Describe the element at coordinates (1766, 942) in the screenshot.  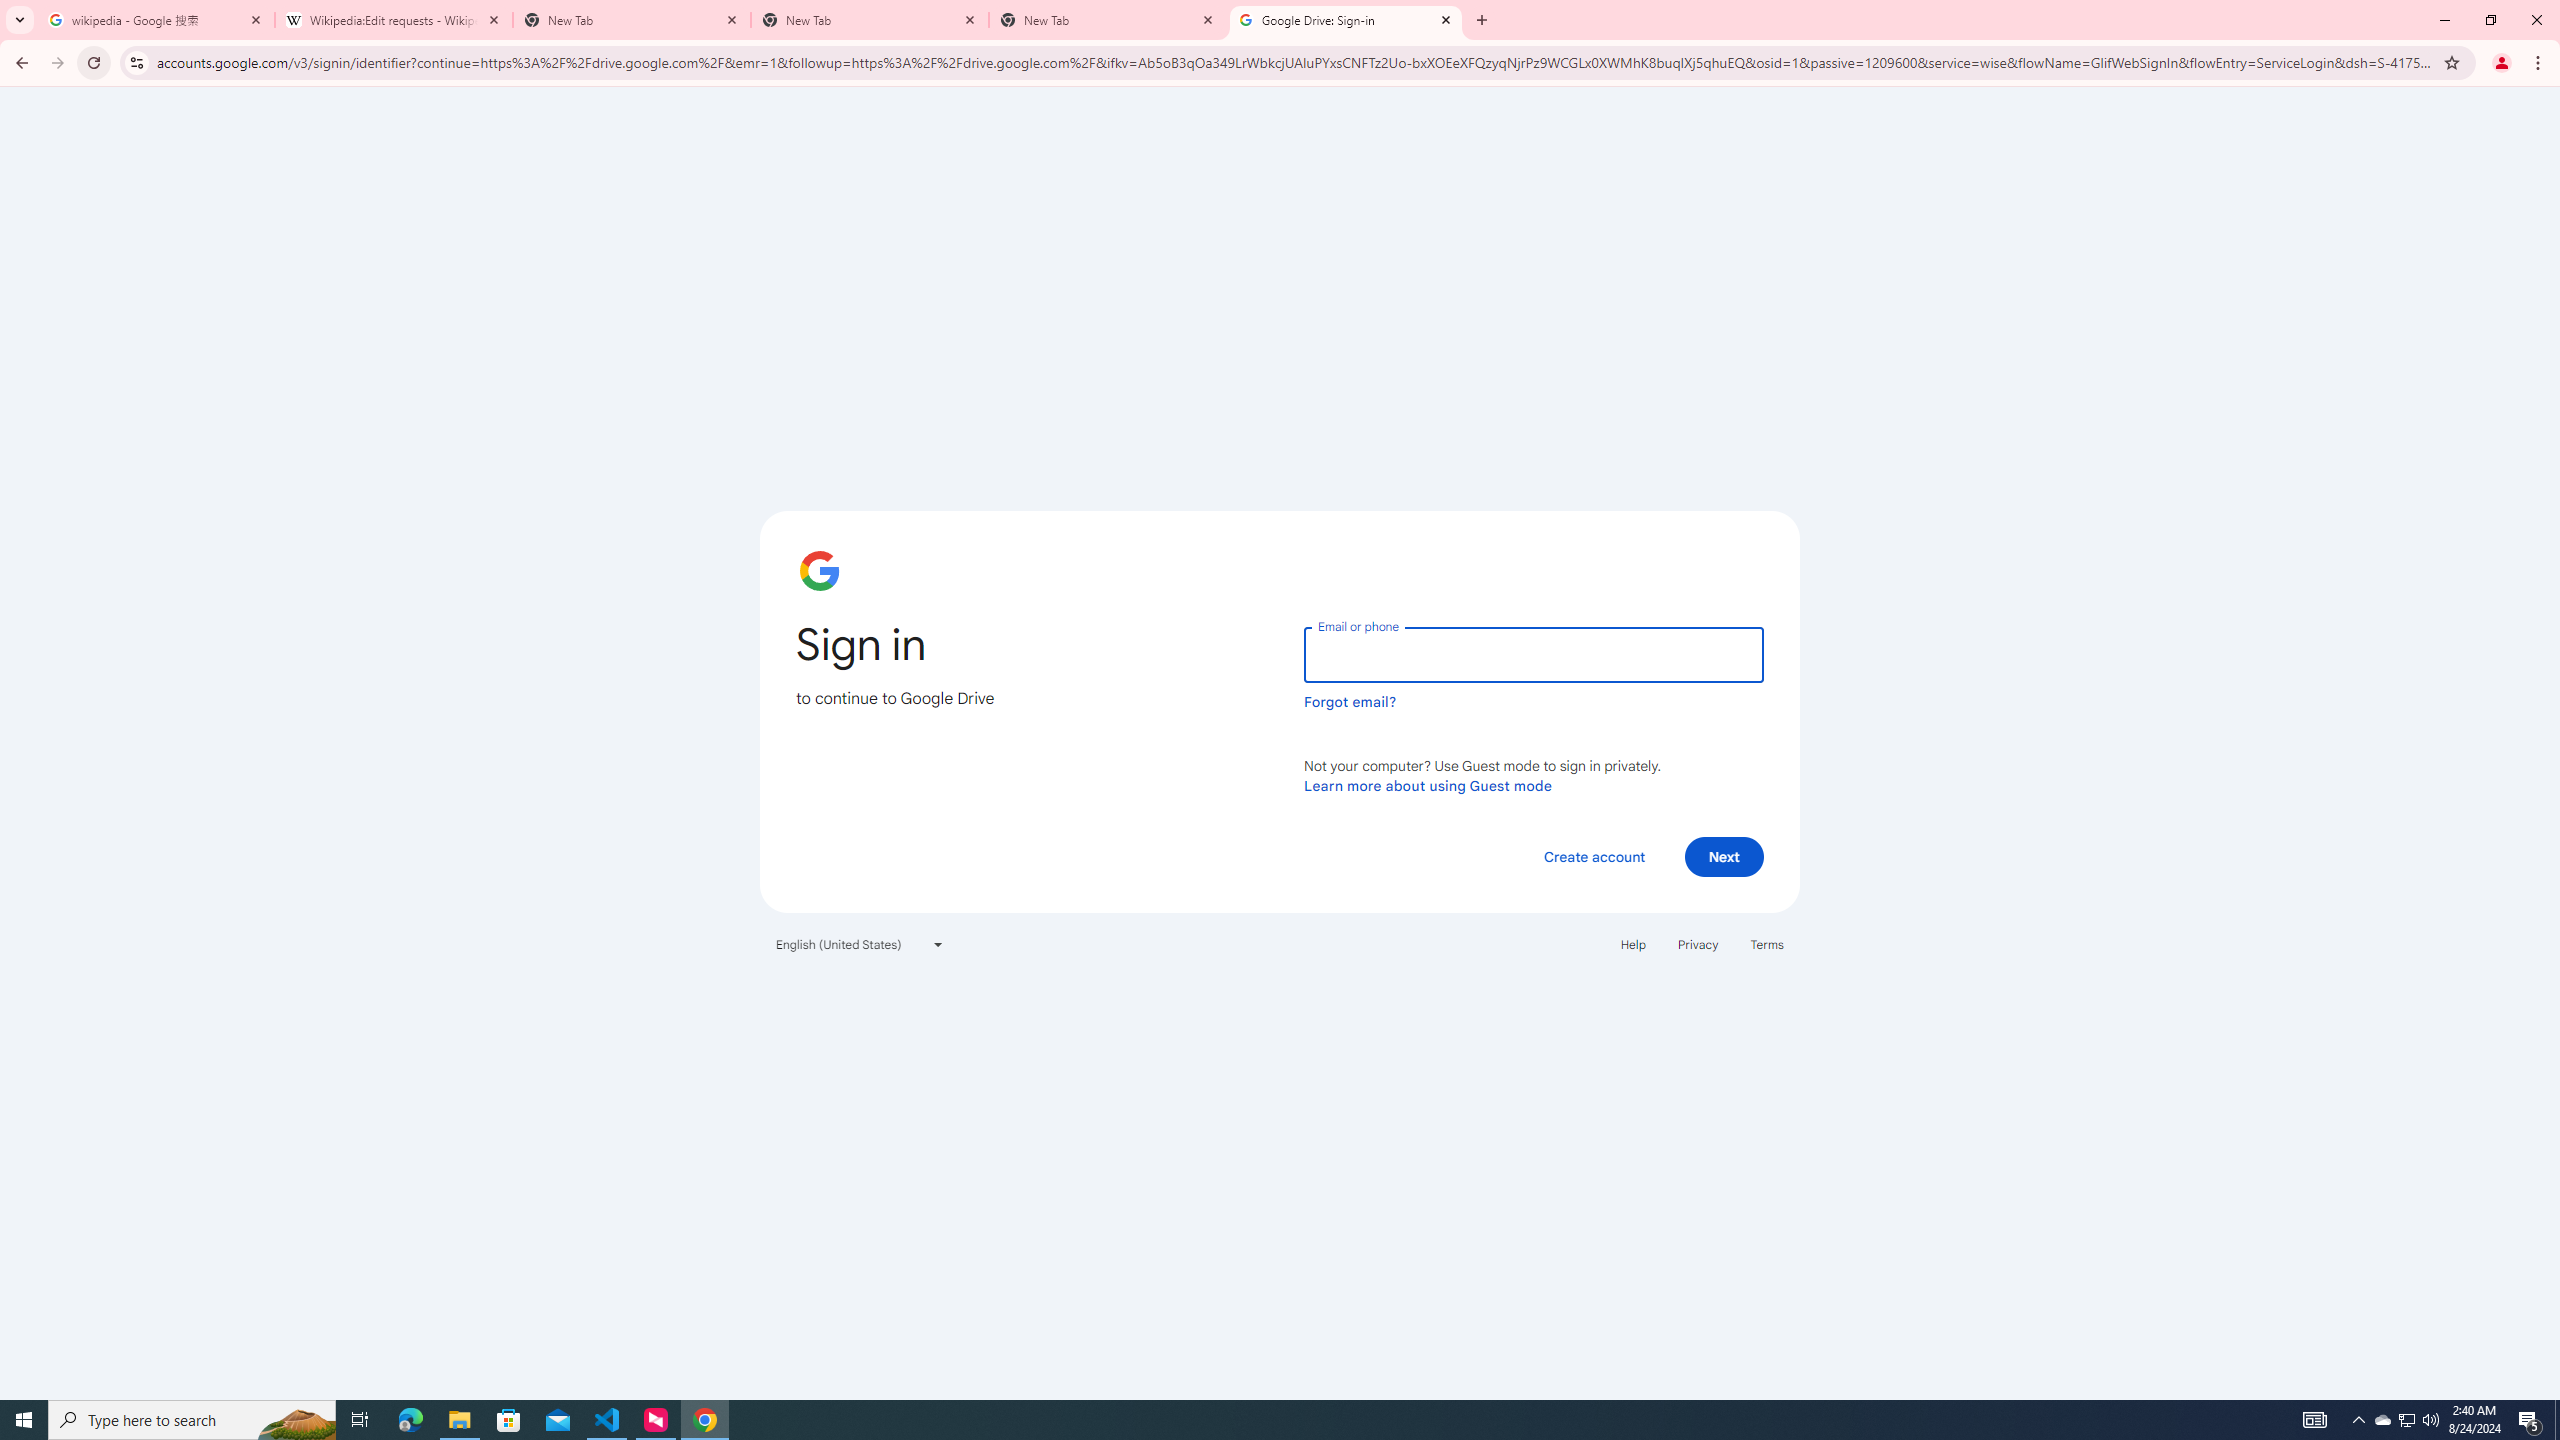
I see `'Terms'` at that location.